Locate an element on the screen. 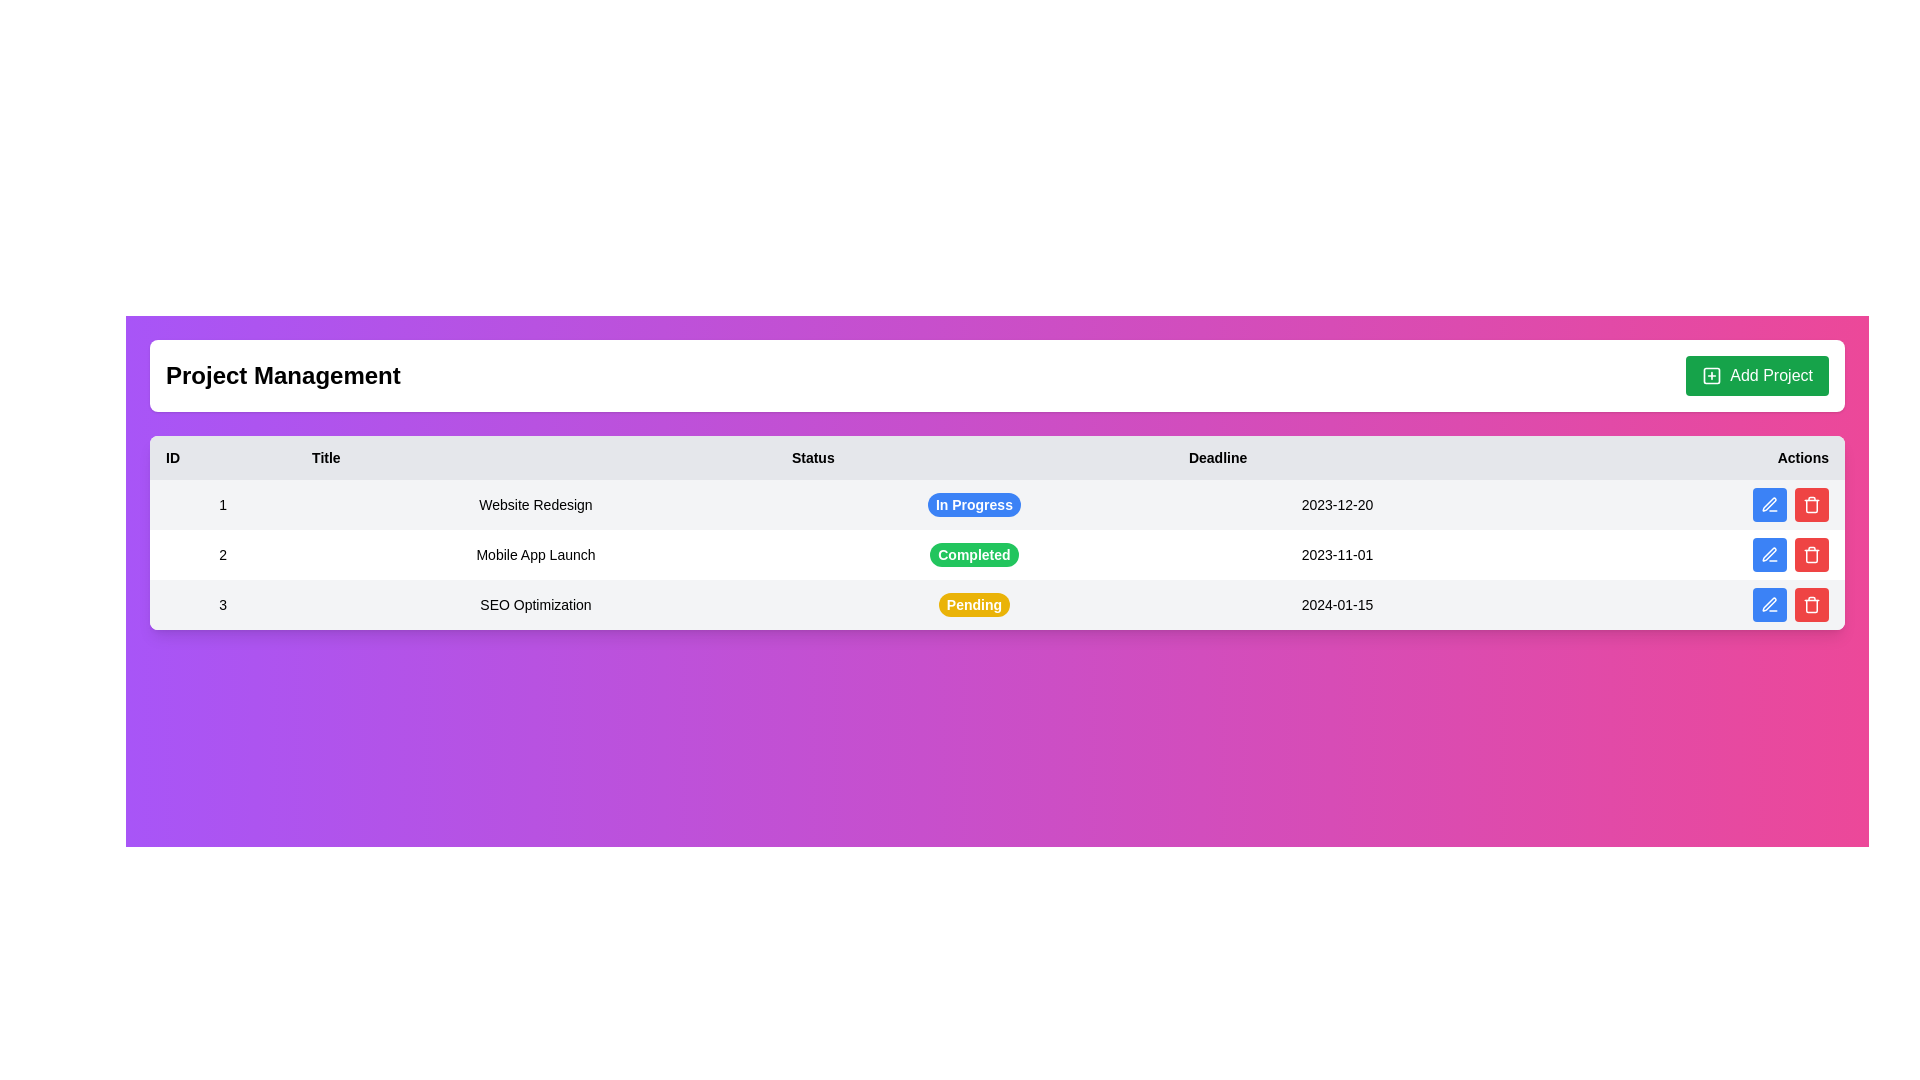 This screenshot has height=1080, width=1920. the 'Pending' status indicator button for the project 'SEO Optimization' located in the third row of the table under the 'Status' column is located at coordinates (974, 604).